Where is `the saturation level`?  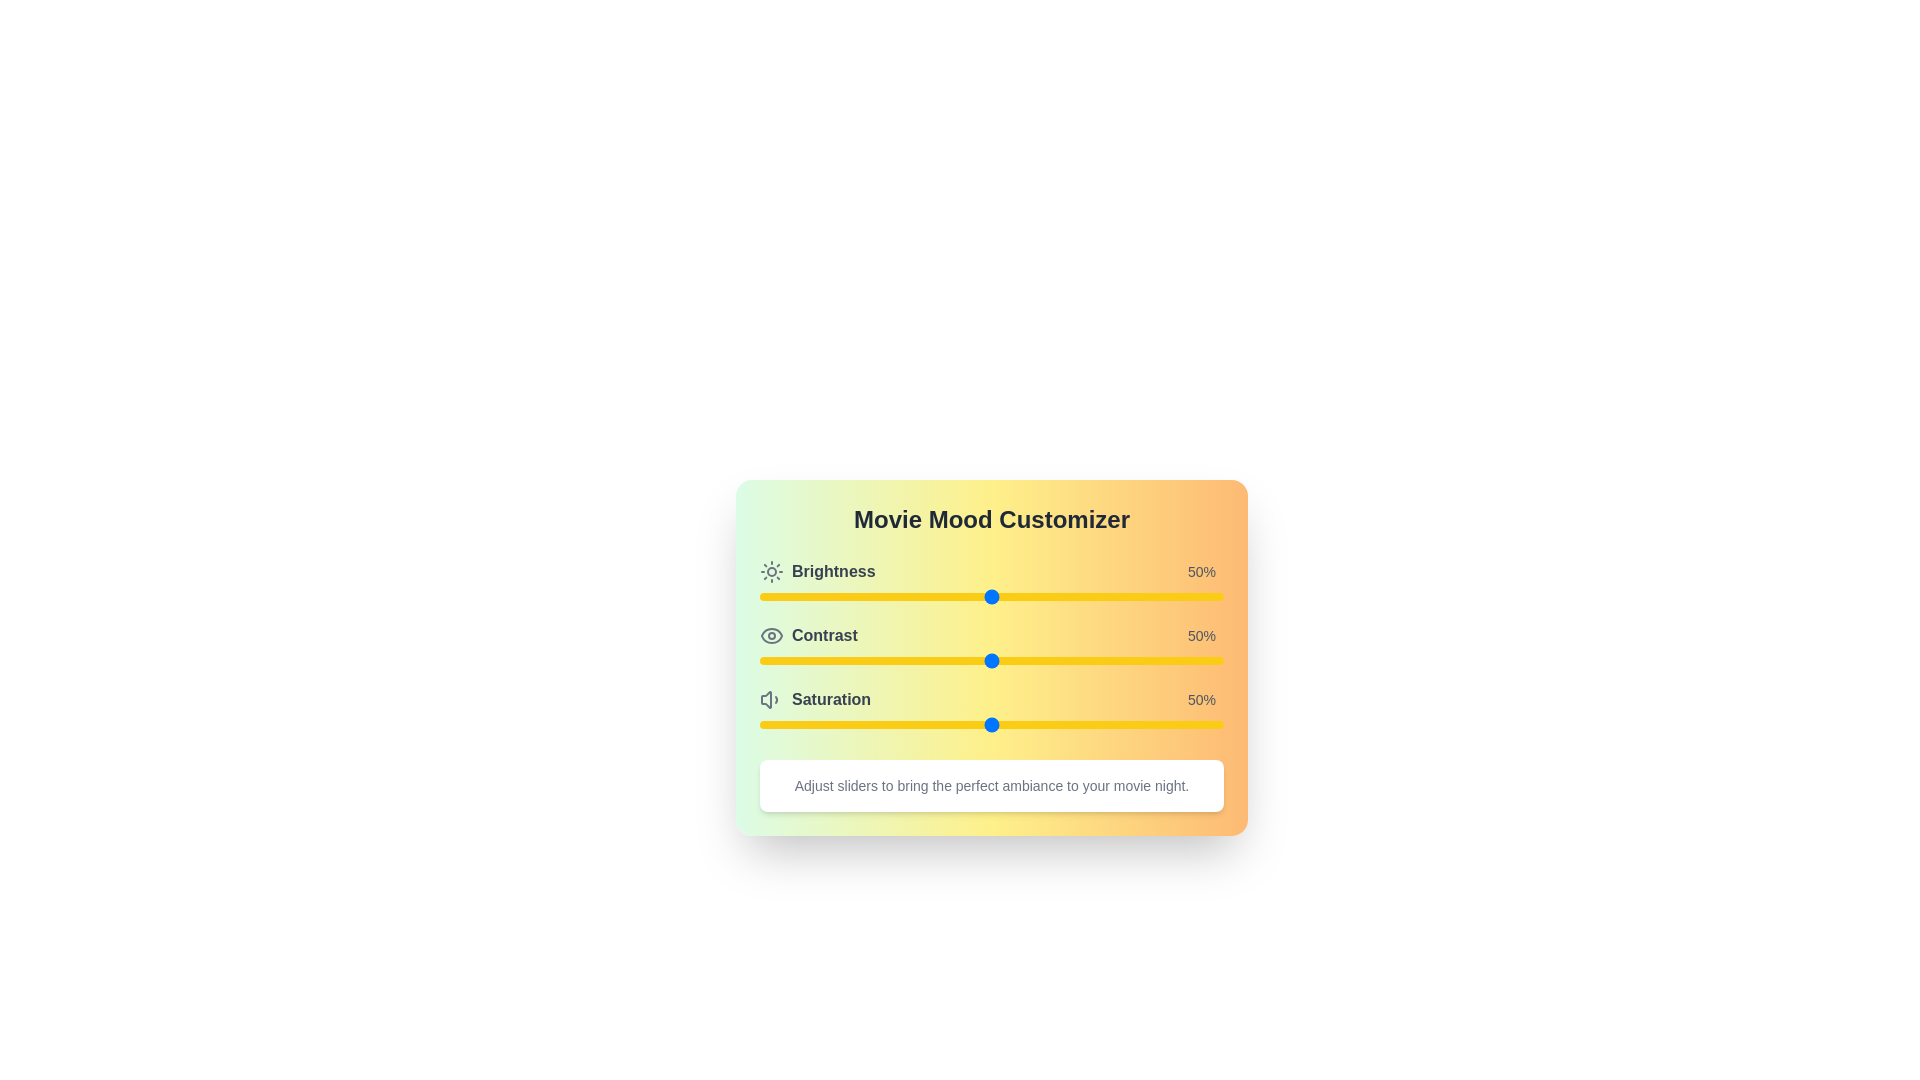 the saturation level is located at coordinates (1046, 725).